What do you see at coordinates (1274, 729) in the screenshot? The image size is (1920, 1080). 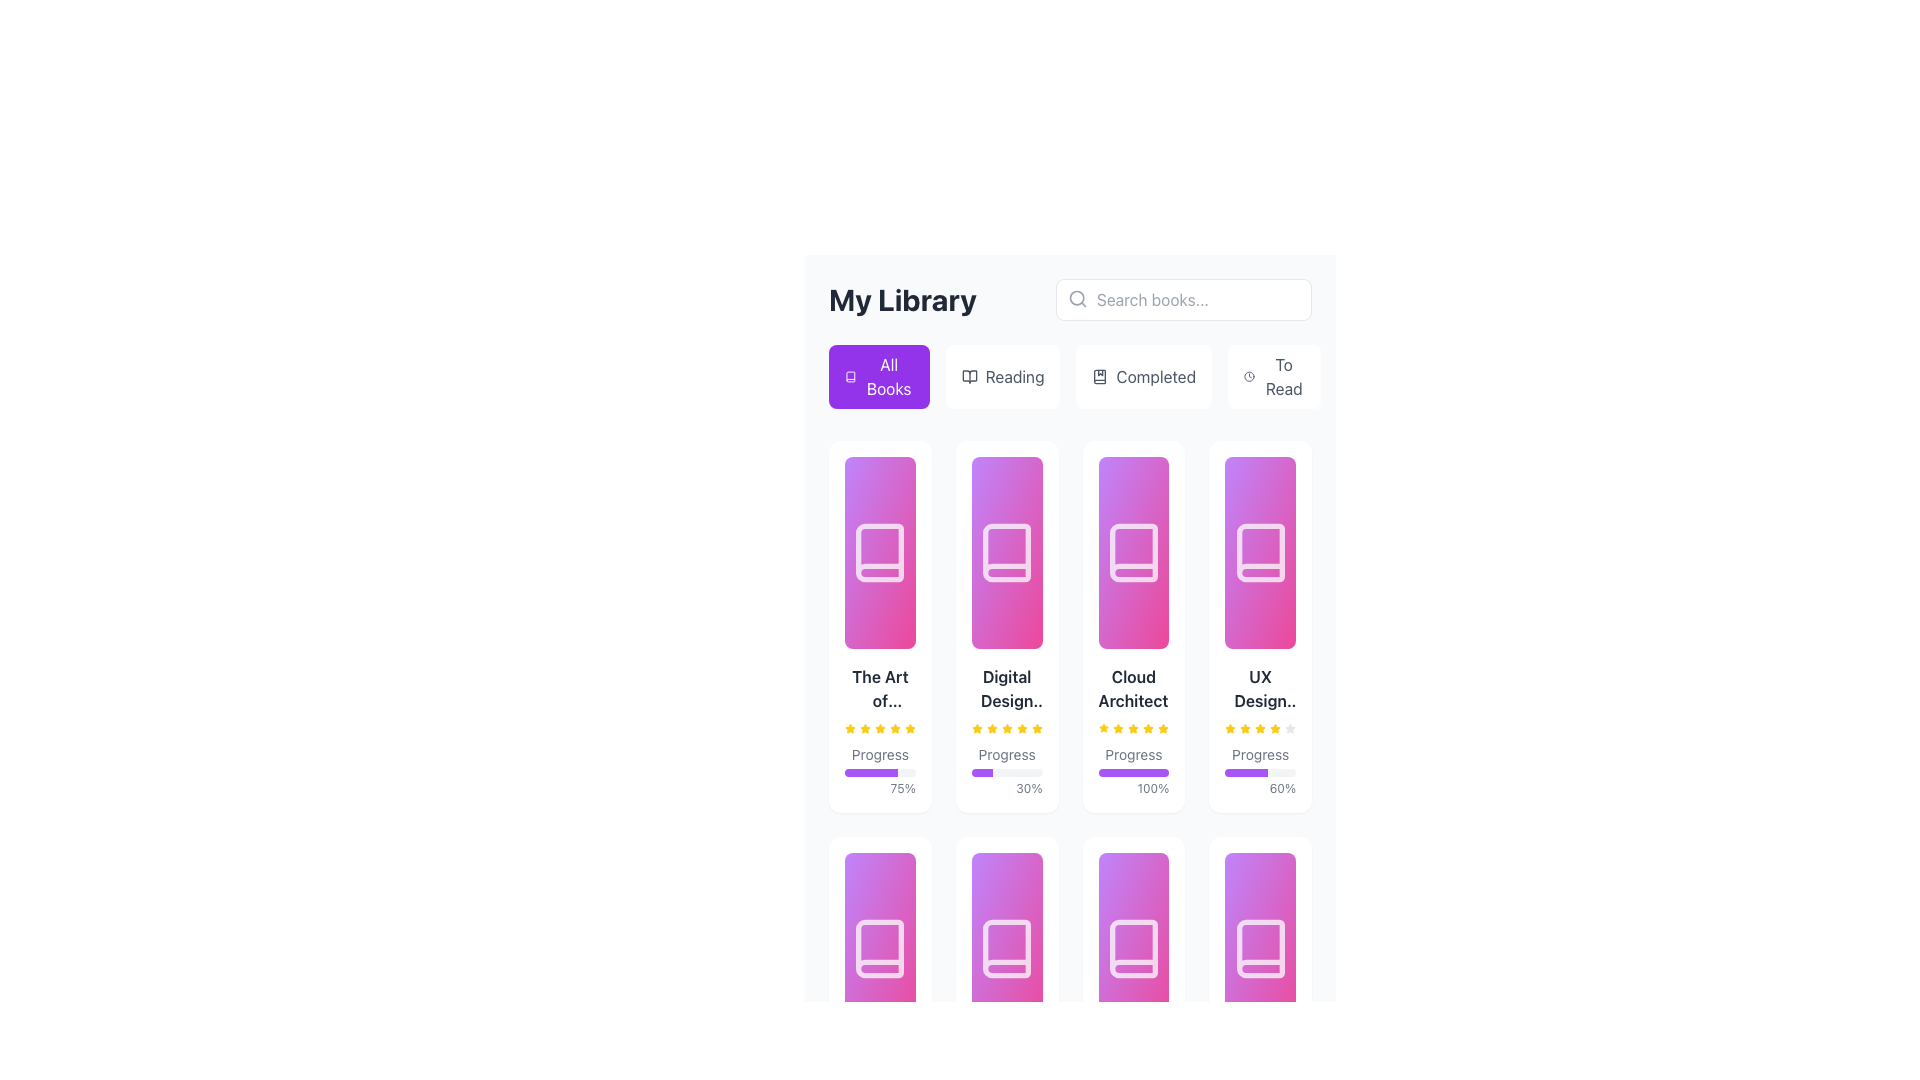 I see `the fourth yellow star in the rating section of the UX Design card, which indicates the selected rating` at bounding box center [1274, 729].